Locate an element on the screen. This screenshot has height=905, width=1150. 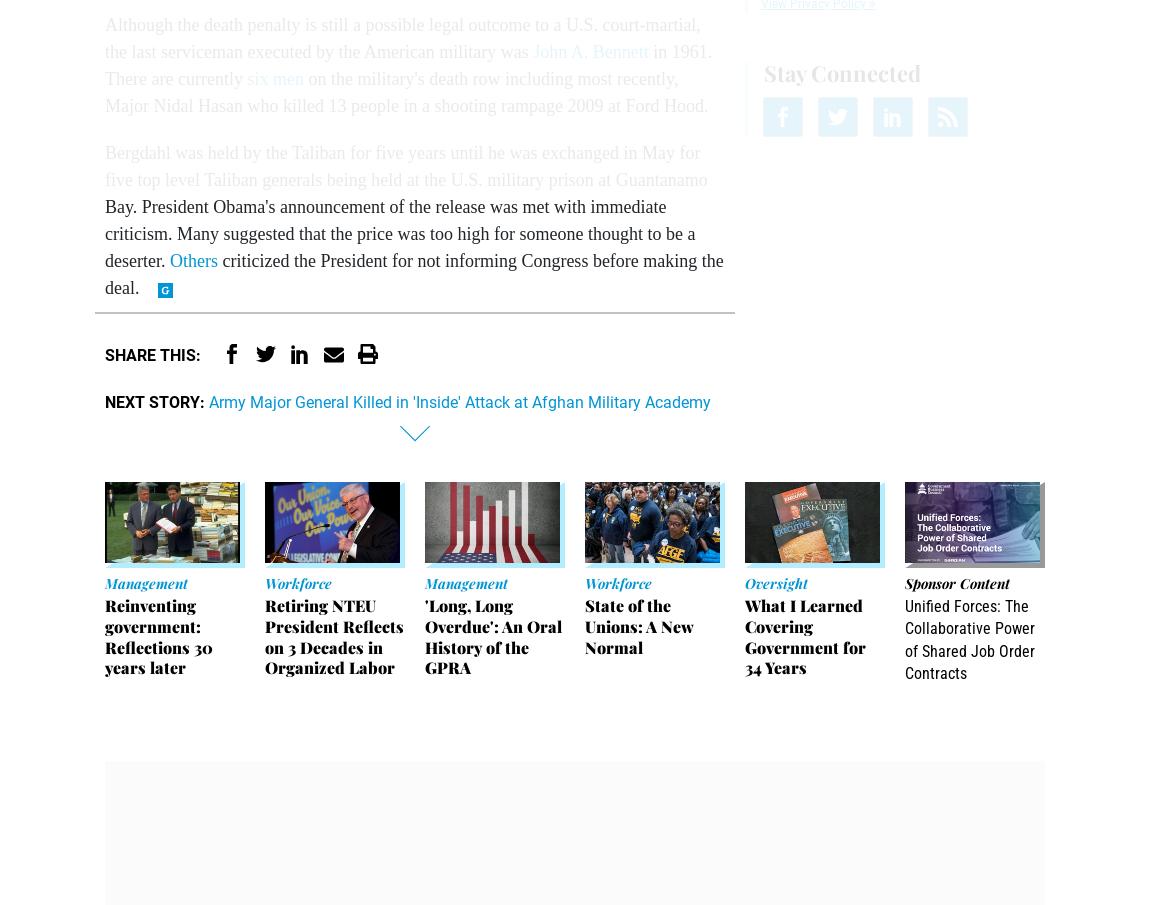
'six men' is located at coordinates (273, 79).